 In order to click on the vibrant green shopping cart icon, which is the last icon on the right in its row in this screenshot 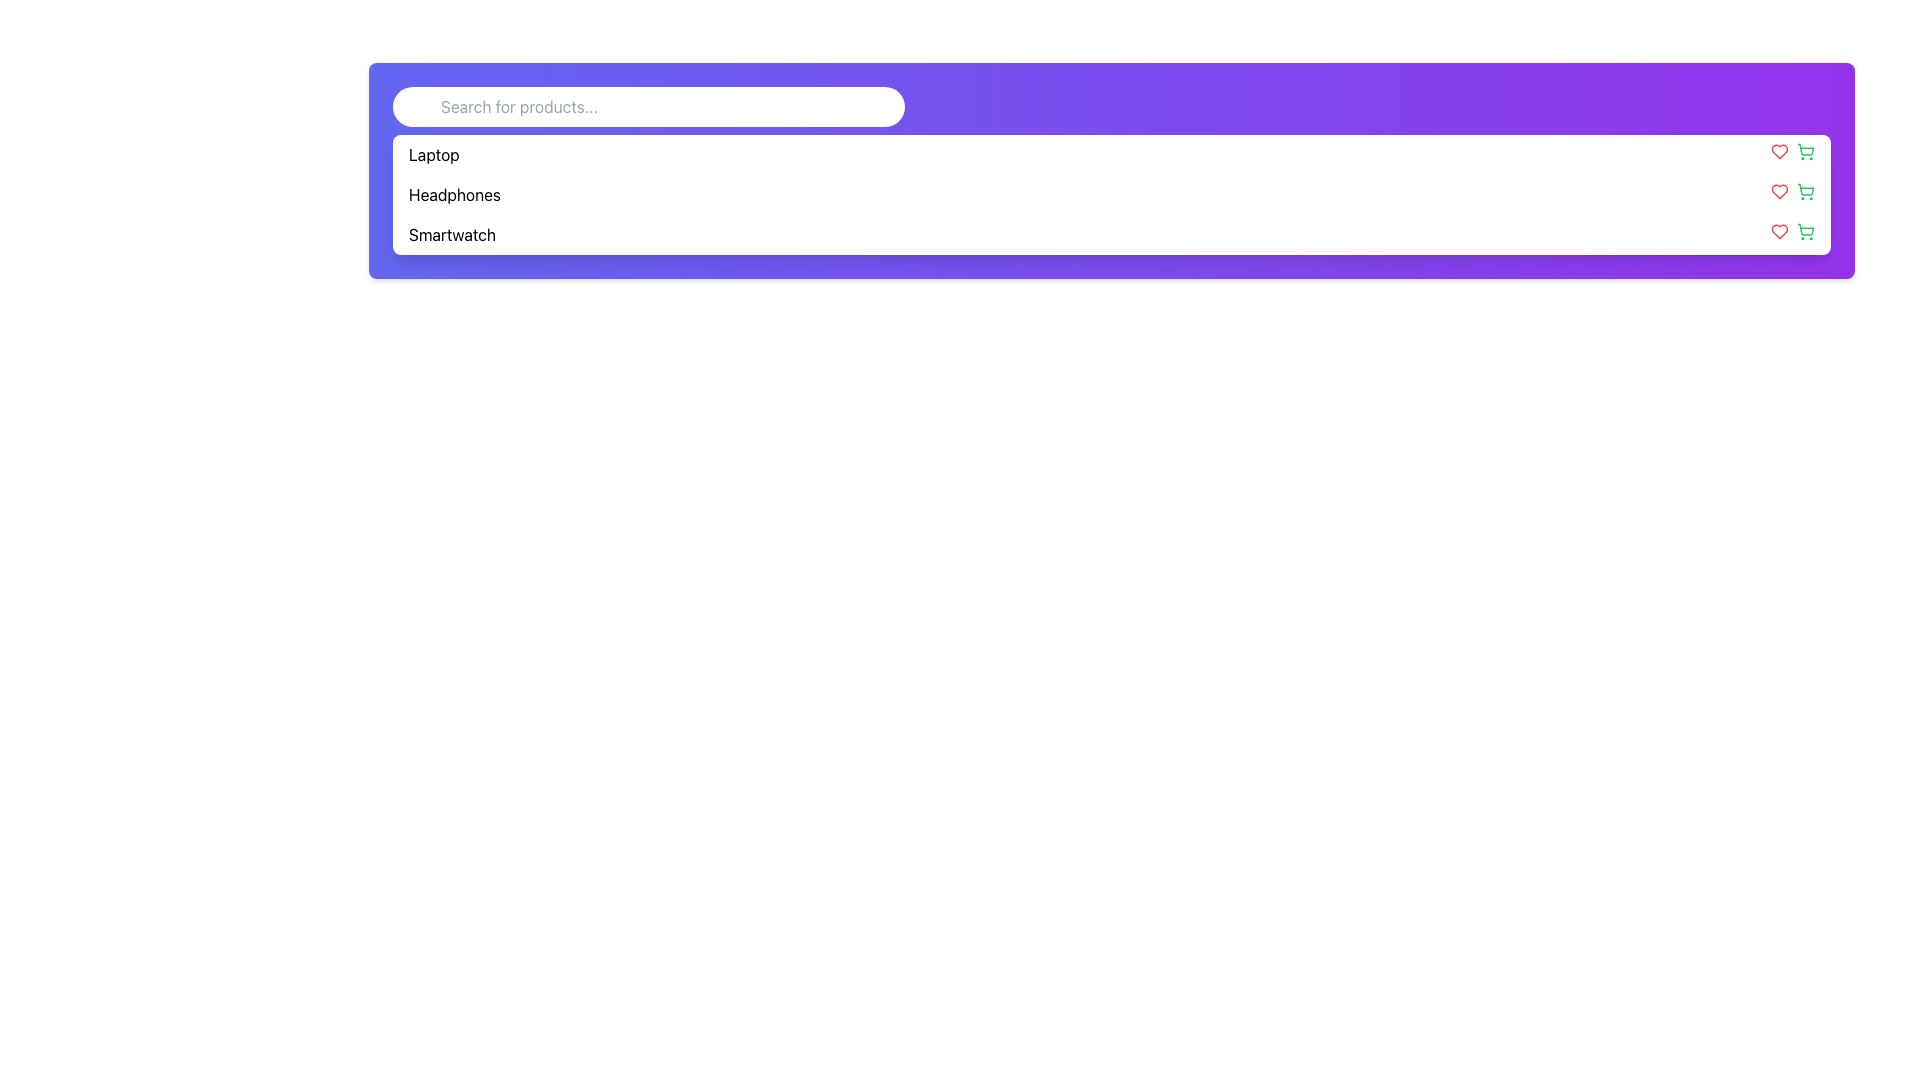, I will do `click(1805, 230)`.